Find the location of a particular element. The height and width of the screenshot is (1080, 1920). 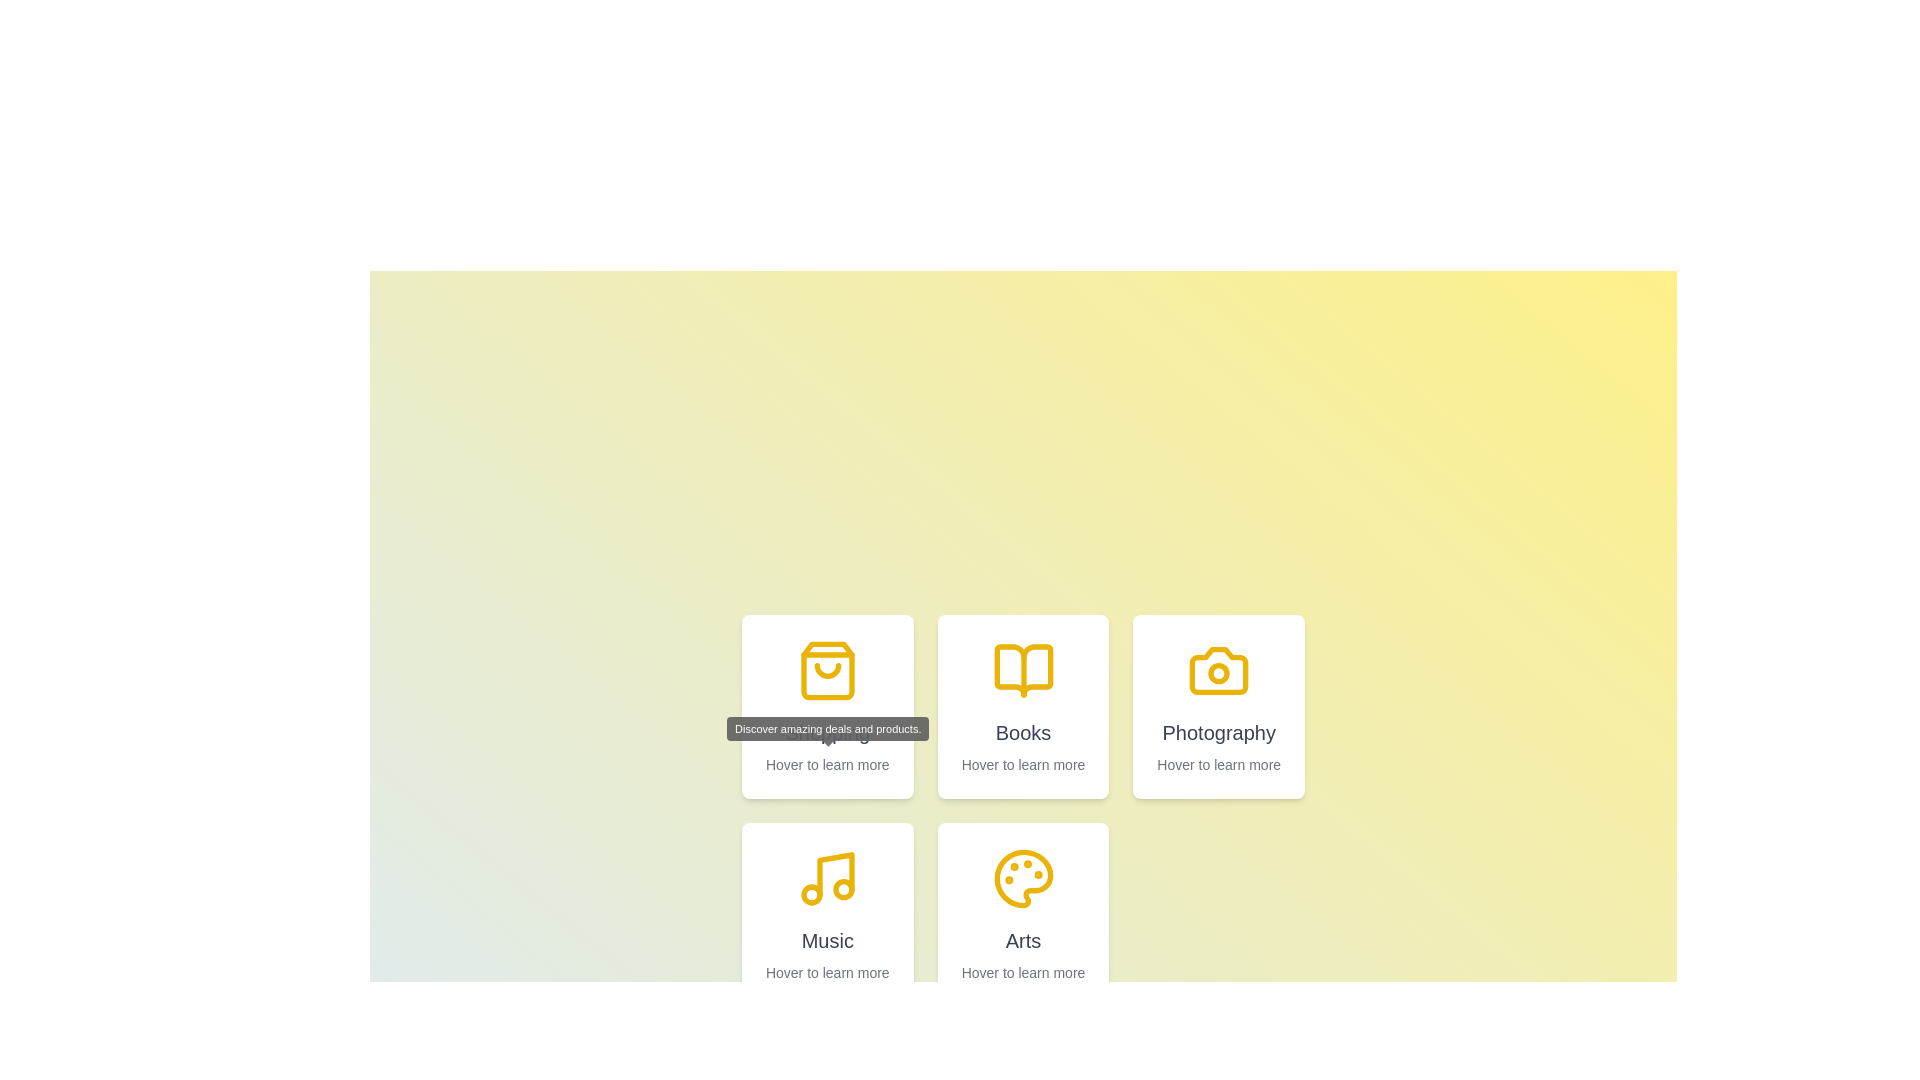

the 'Books' text element, which serves as a label identifying the card's category, located in the second card of the top row is located at coordinates (1023, 732).